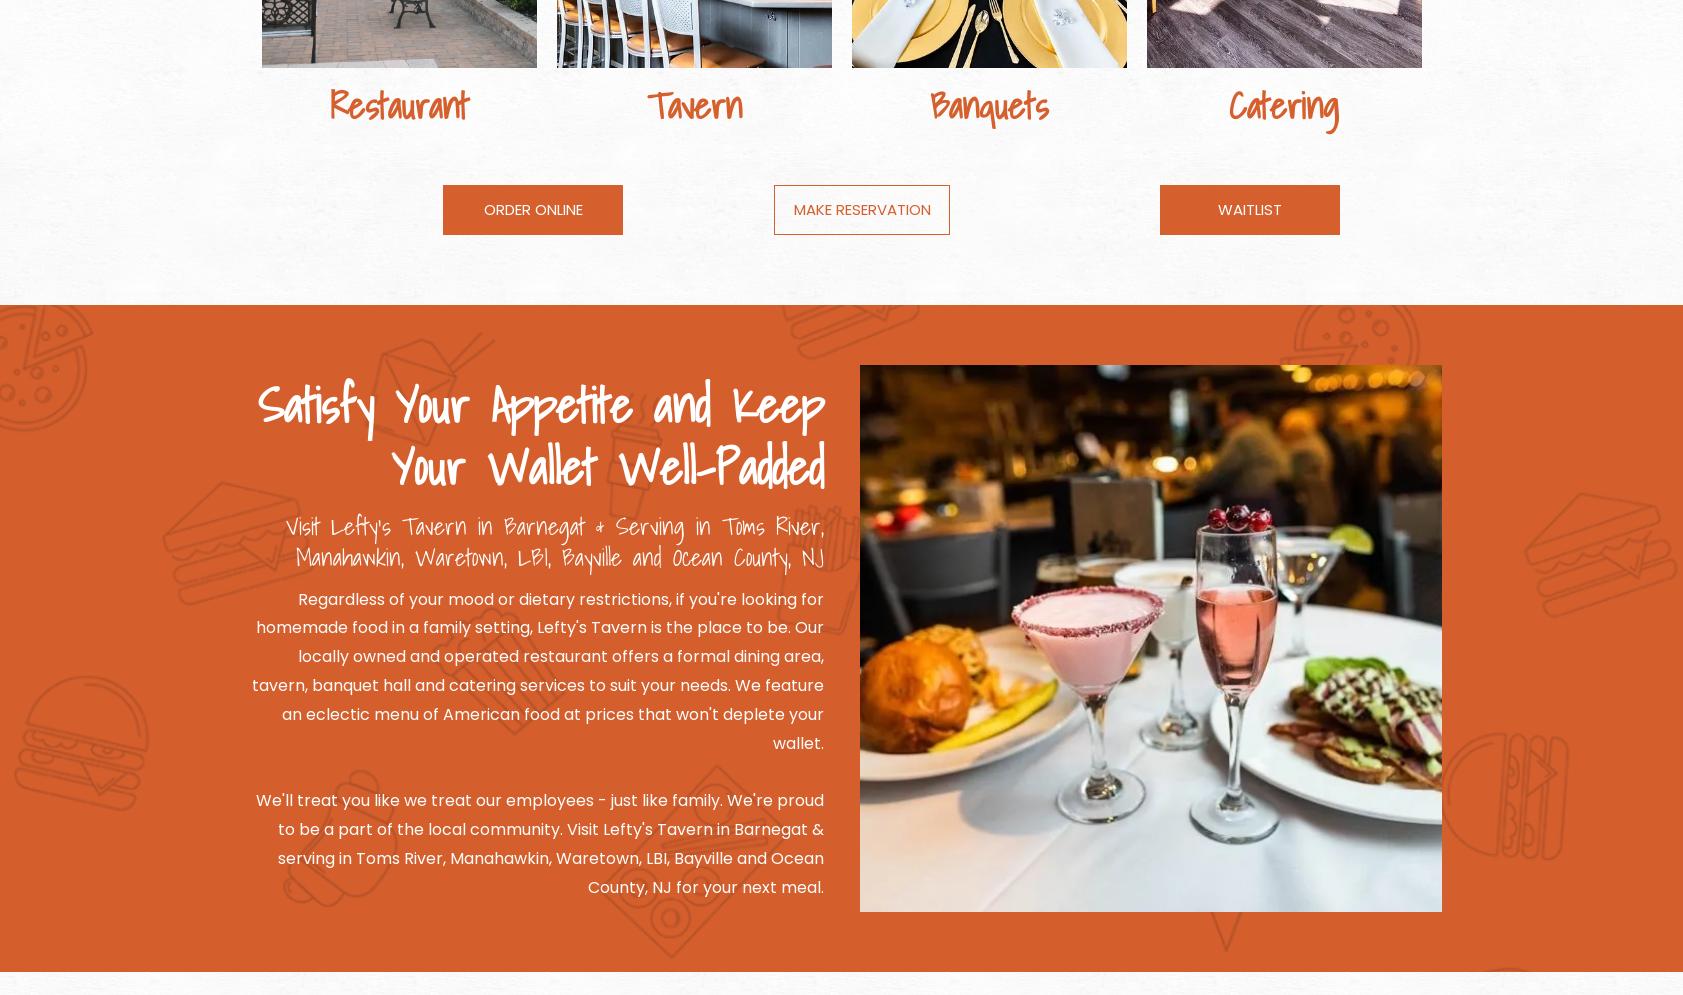  What do you see at coordinates (540, 434) in the screenshot?
I see `'Satisfy Your Appetite and Keep Your Wallet Well-Padded'` at bounding box center [540, 434].